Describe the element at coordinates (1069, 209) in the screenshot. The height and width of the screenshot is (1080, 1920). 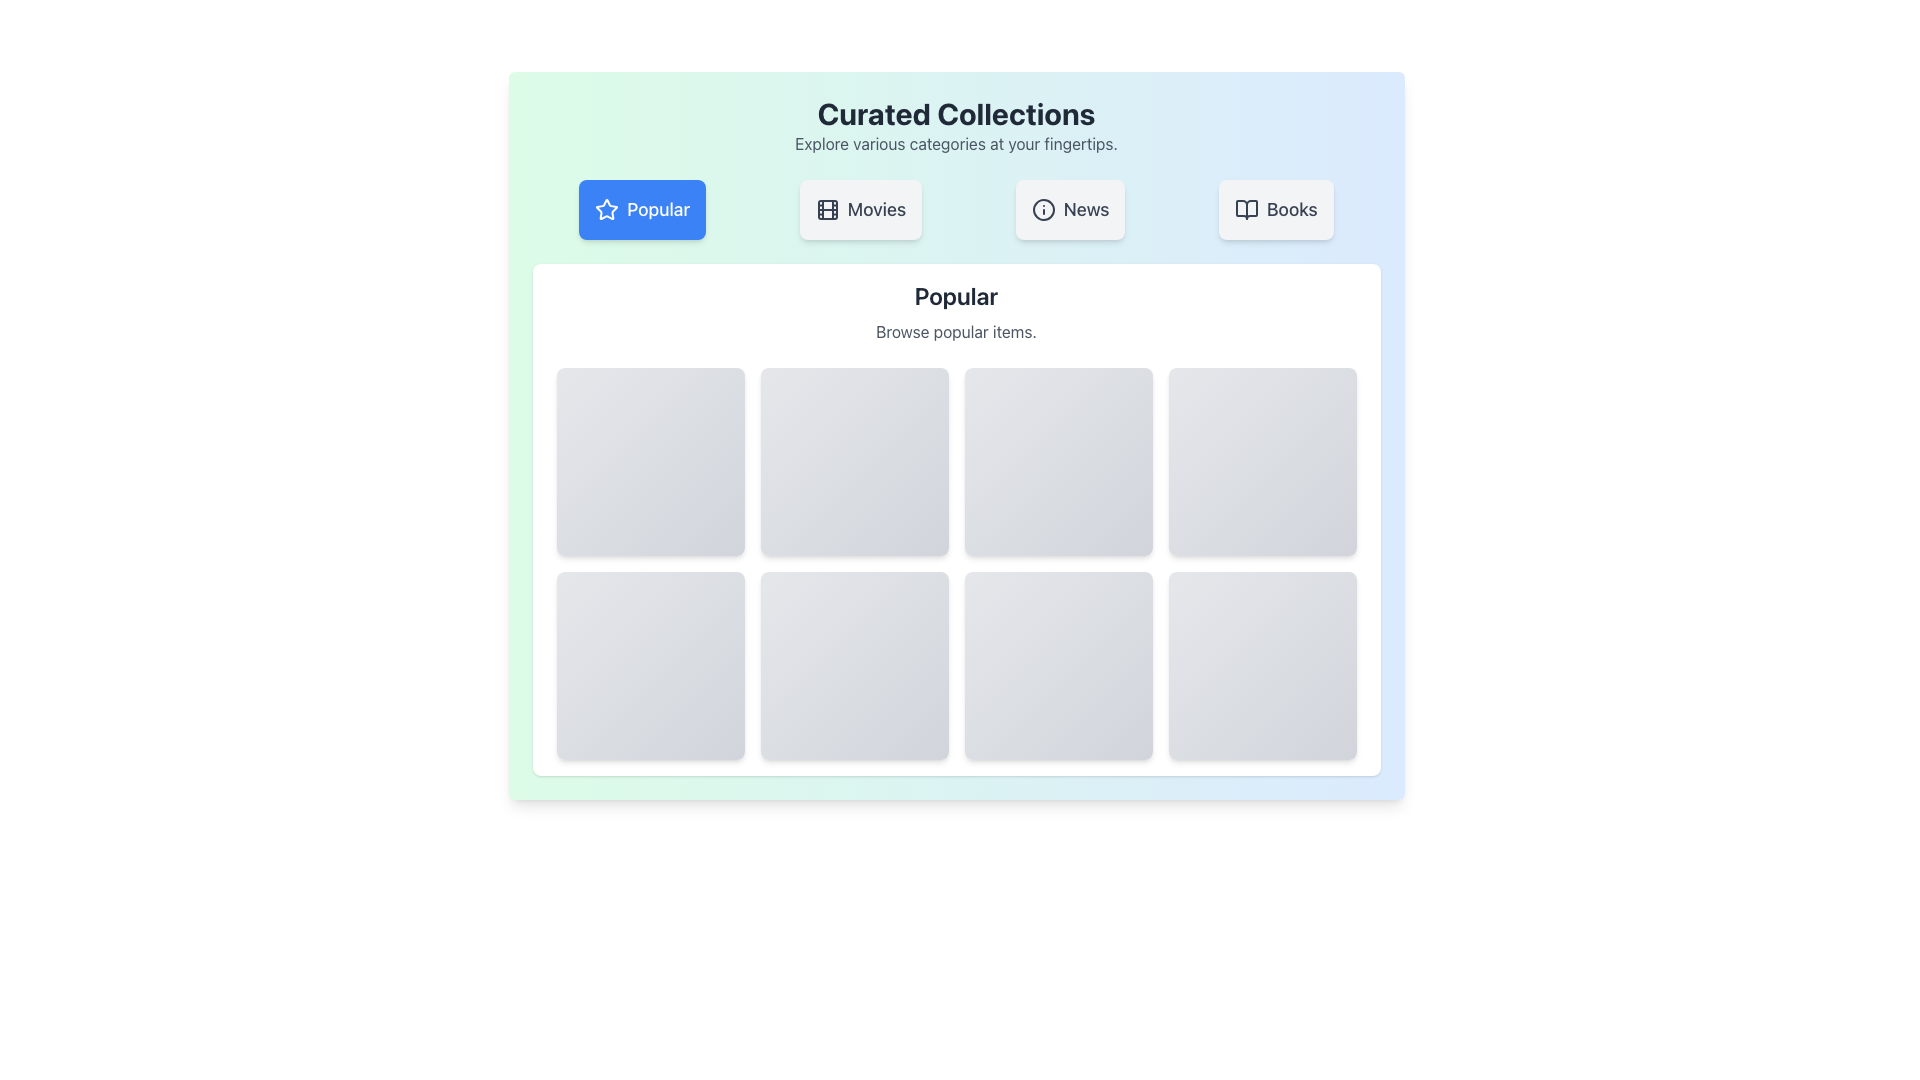
I see `the 'News' button, which is the third button in the group under 'Curated Collections'` at that location.